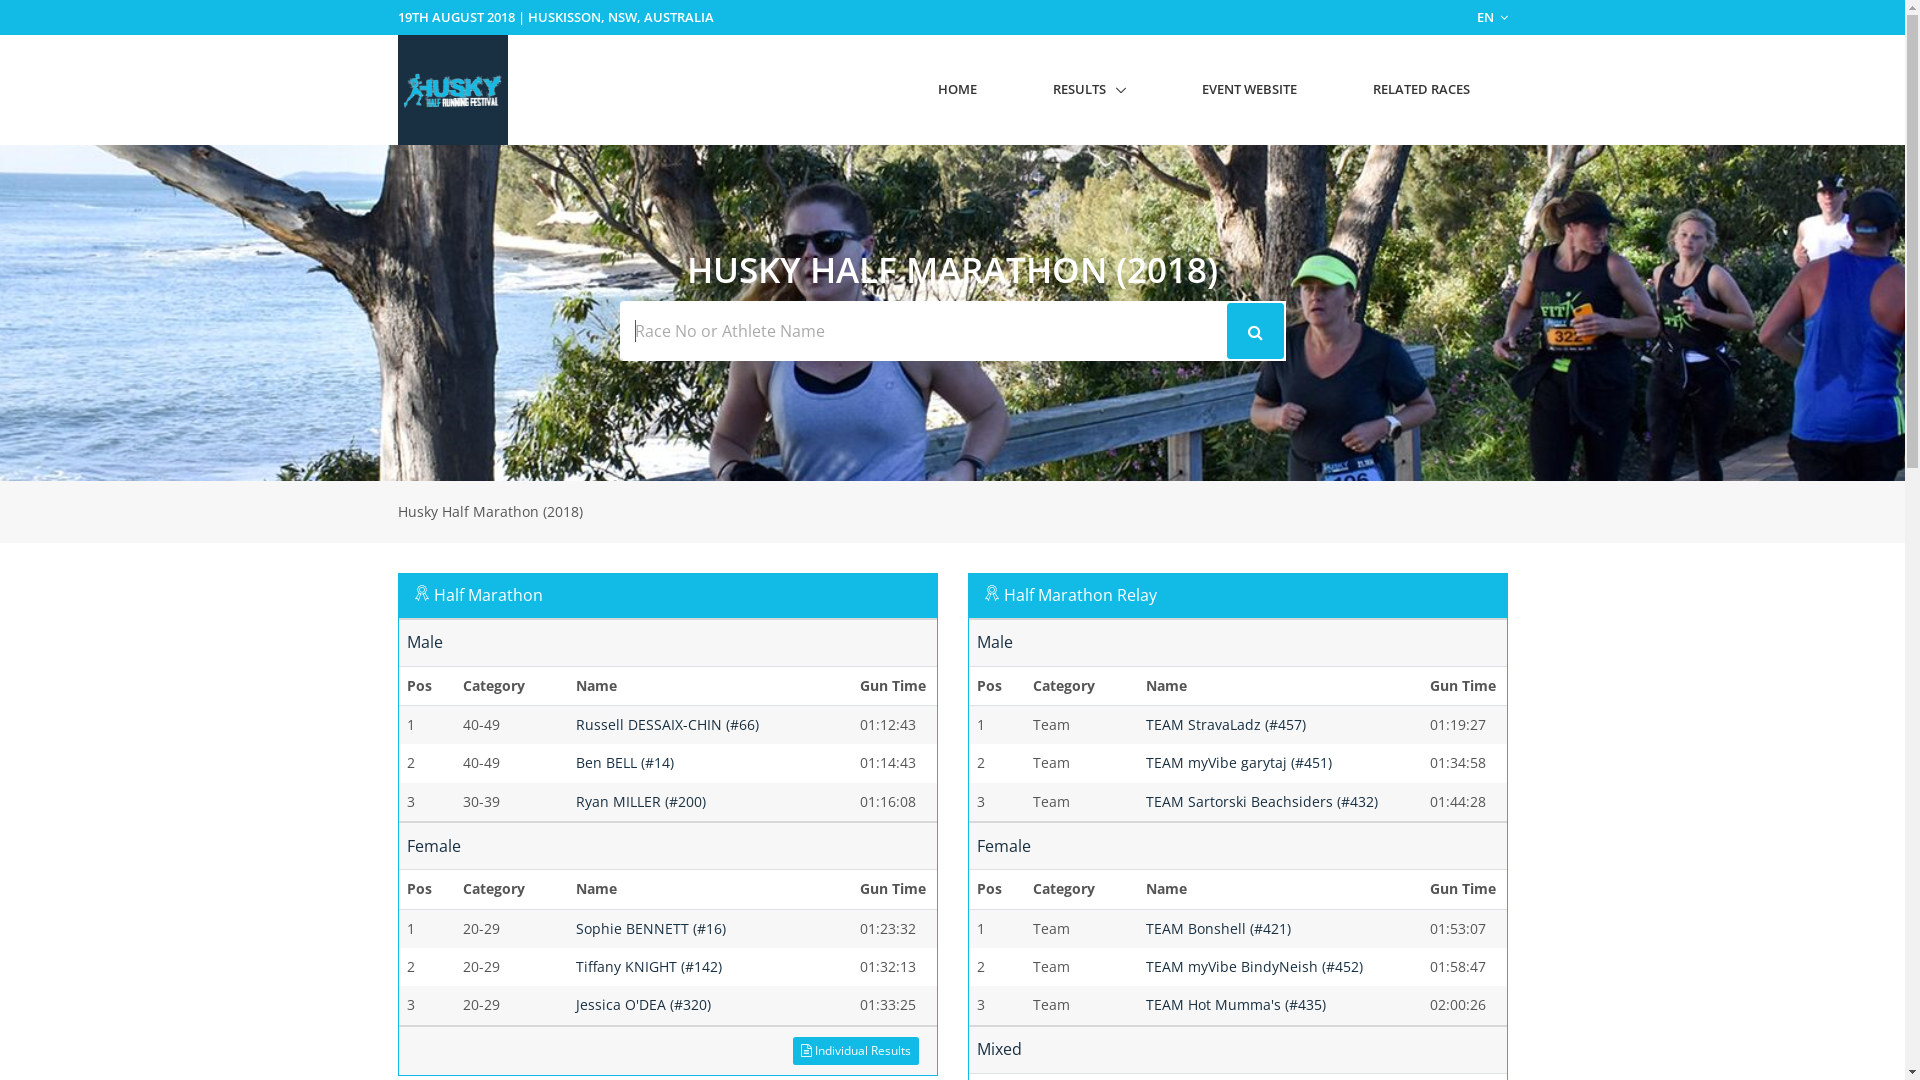 This screenshot has width=1920, height=1080. Describe the element at coordinates (490, 510) in the screenshot. I see `'Husky Half Marathon (2018)'` at that location.